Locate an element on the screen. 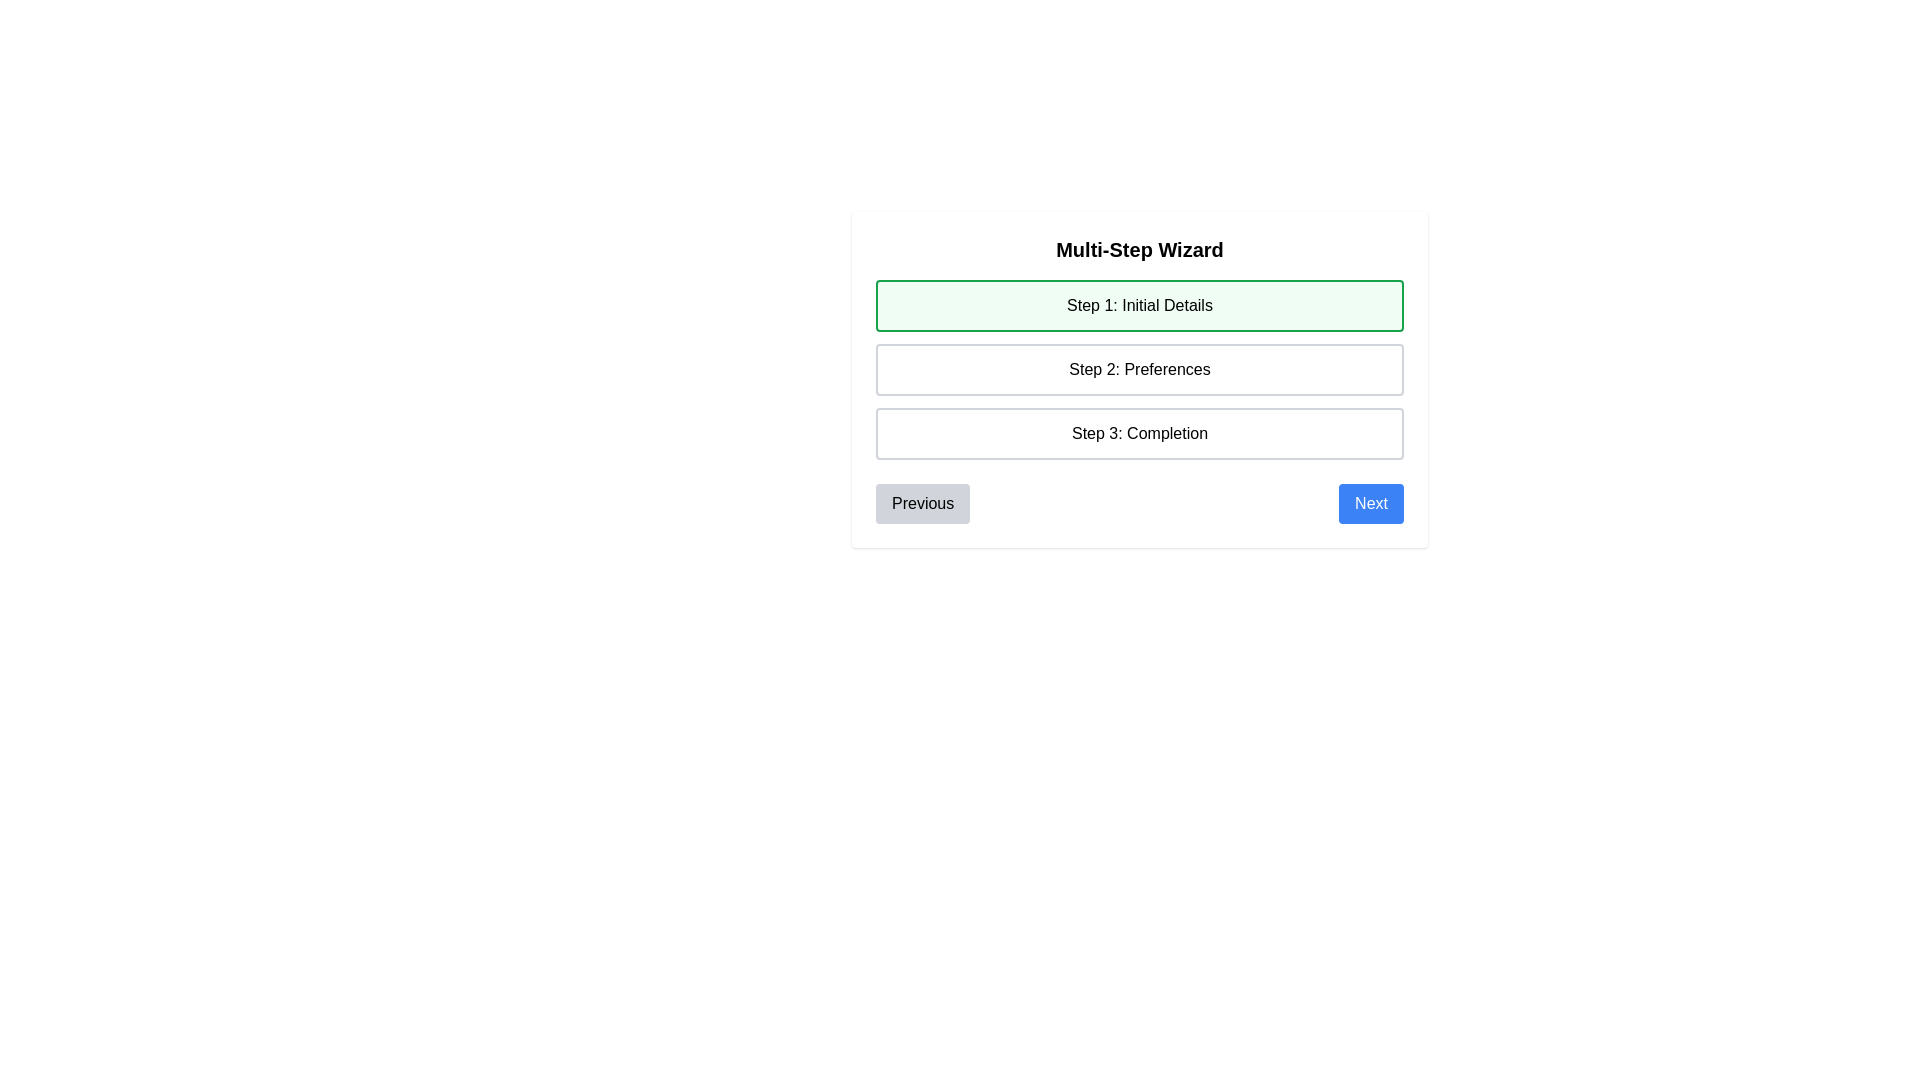  the multi-step wizard interface is located at coordinates (1140, 380).